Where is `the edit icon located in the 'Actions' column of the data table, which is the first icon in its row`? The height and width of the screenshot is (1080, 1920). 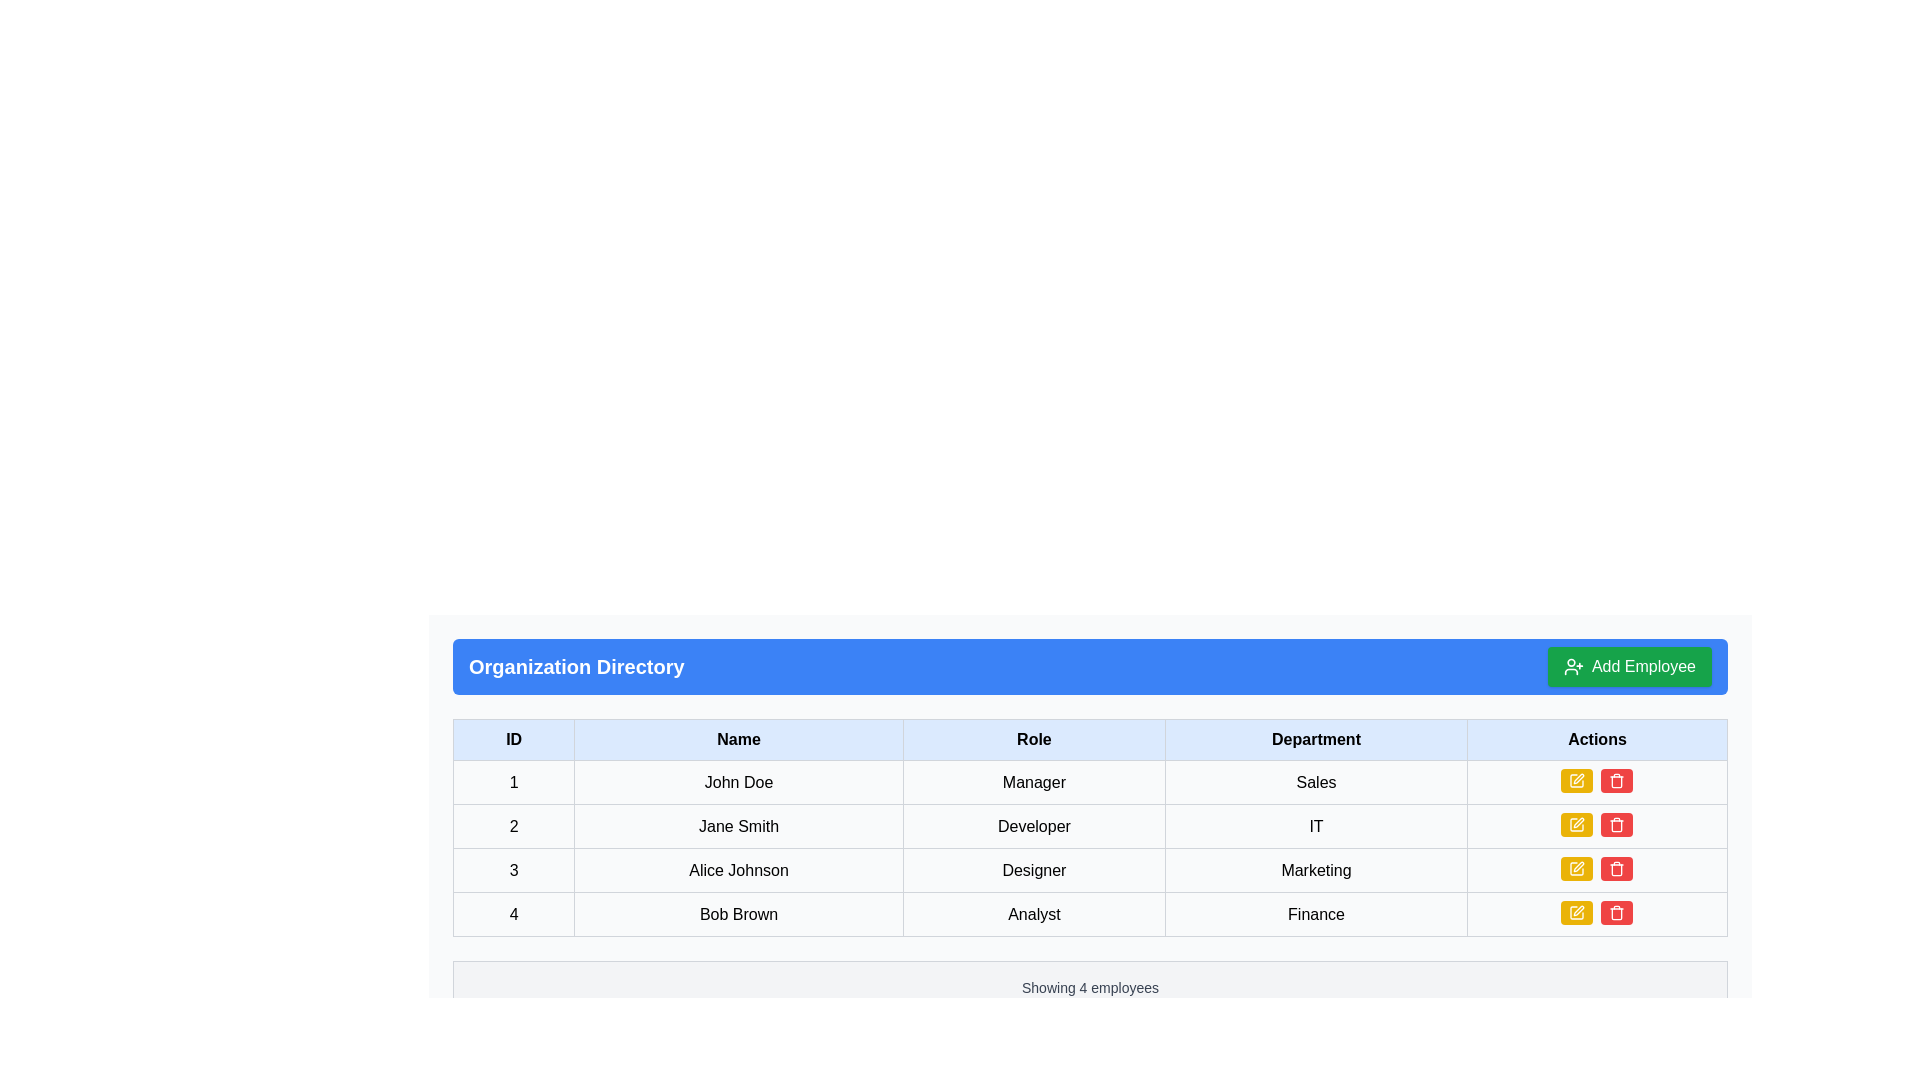 the edit icon located in the 'Actions' column of the data table, which is the first icon in its row is located at coordinates (1578, 778).